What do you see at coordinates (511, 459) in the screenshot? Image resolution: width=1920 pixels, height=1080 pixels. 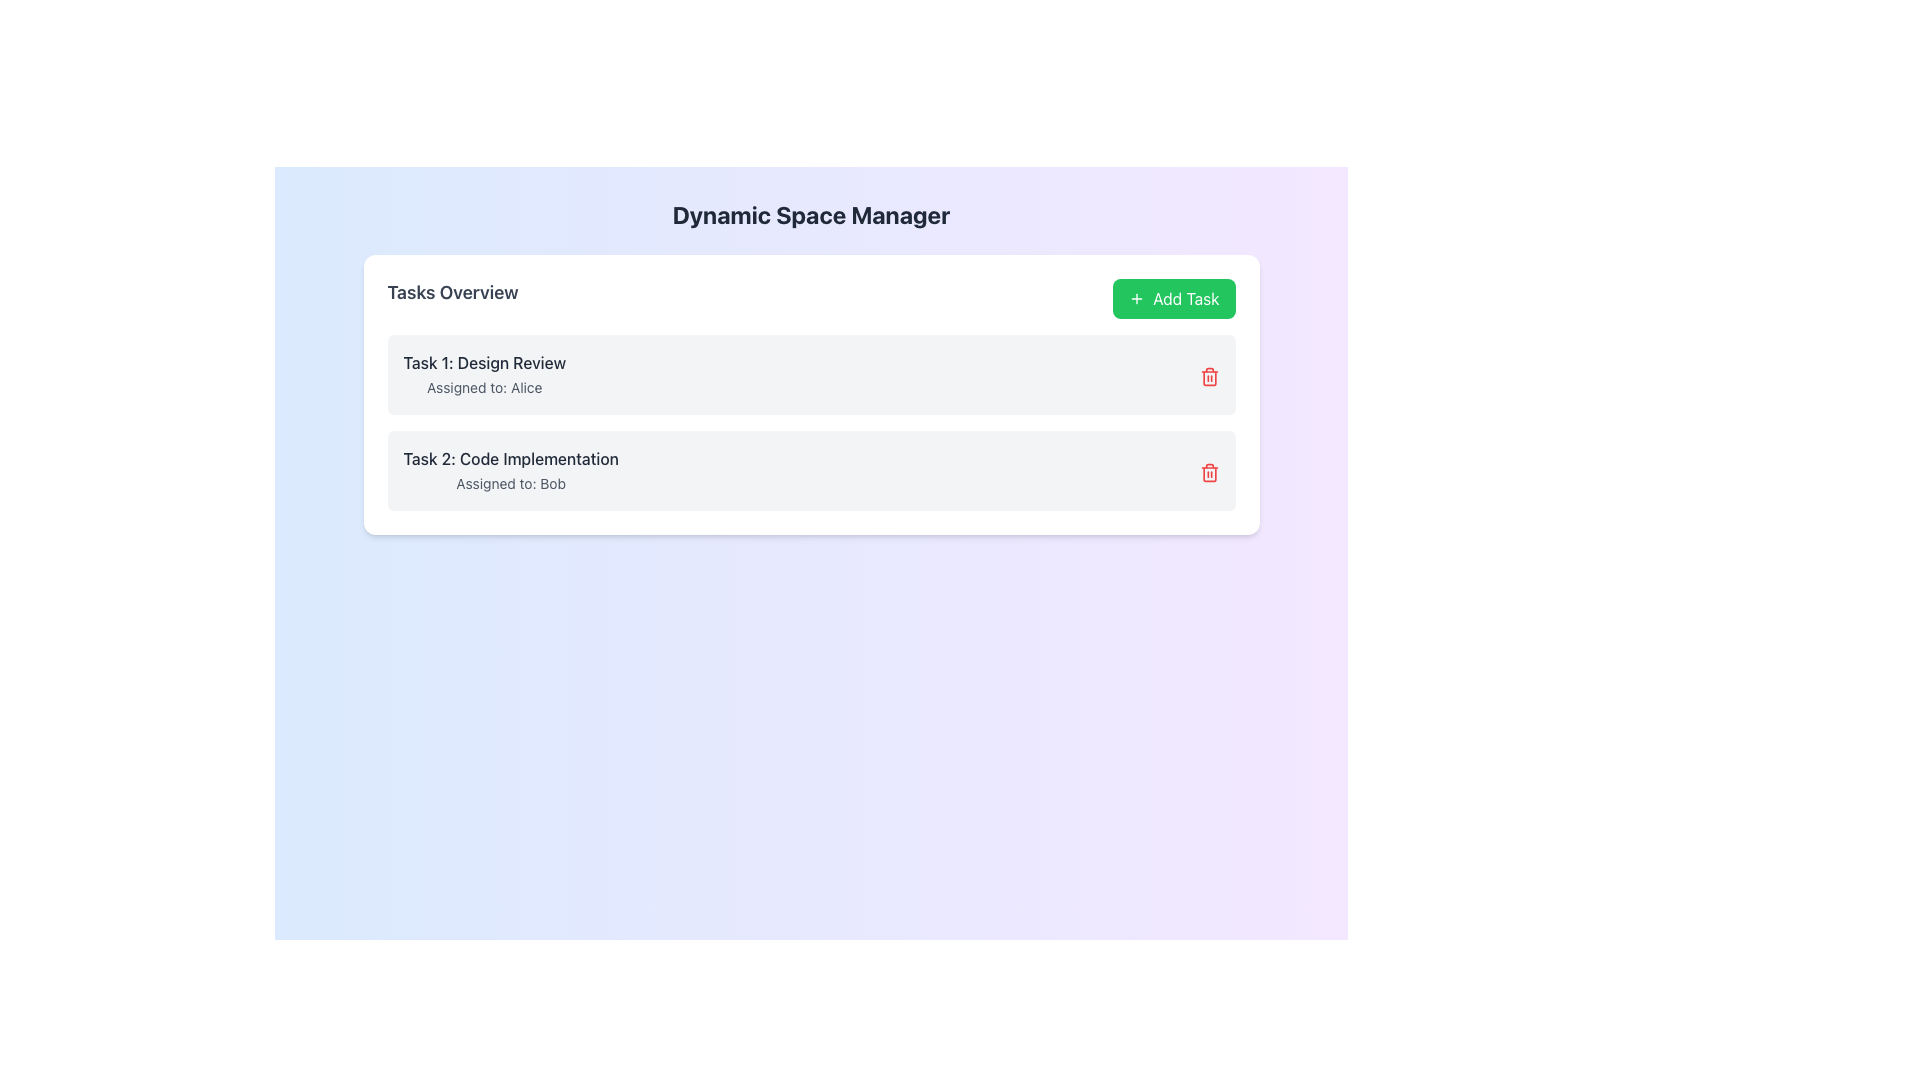 I see `the Text Label located at the center of the second task block in the task list section, which provides a clear understanding of the task content` at bounding box center [511, 459].